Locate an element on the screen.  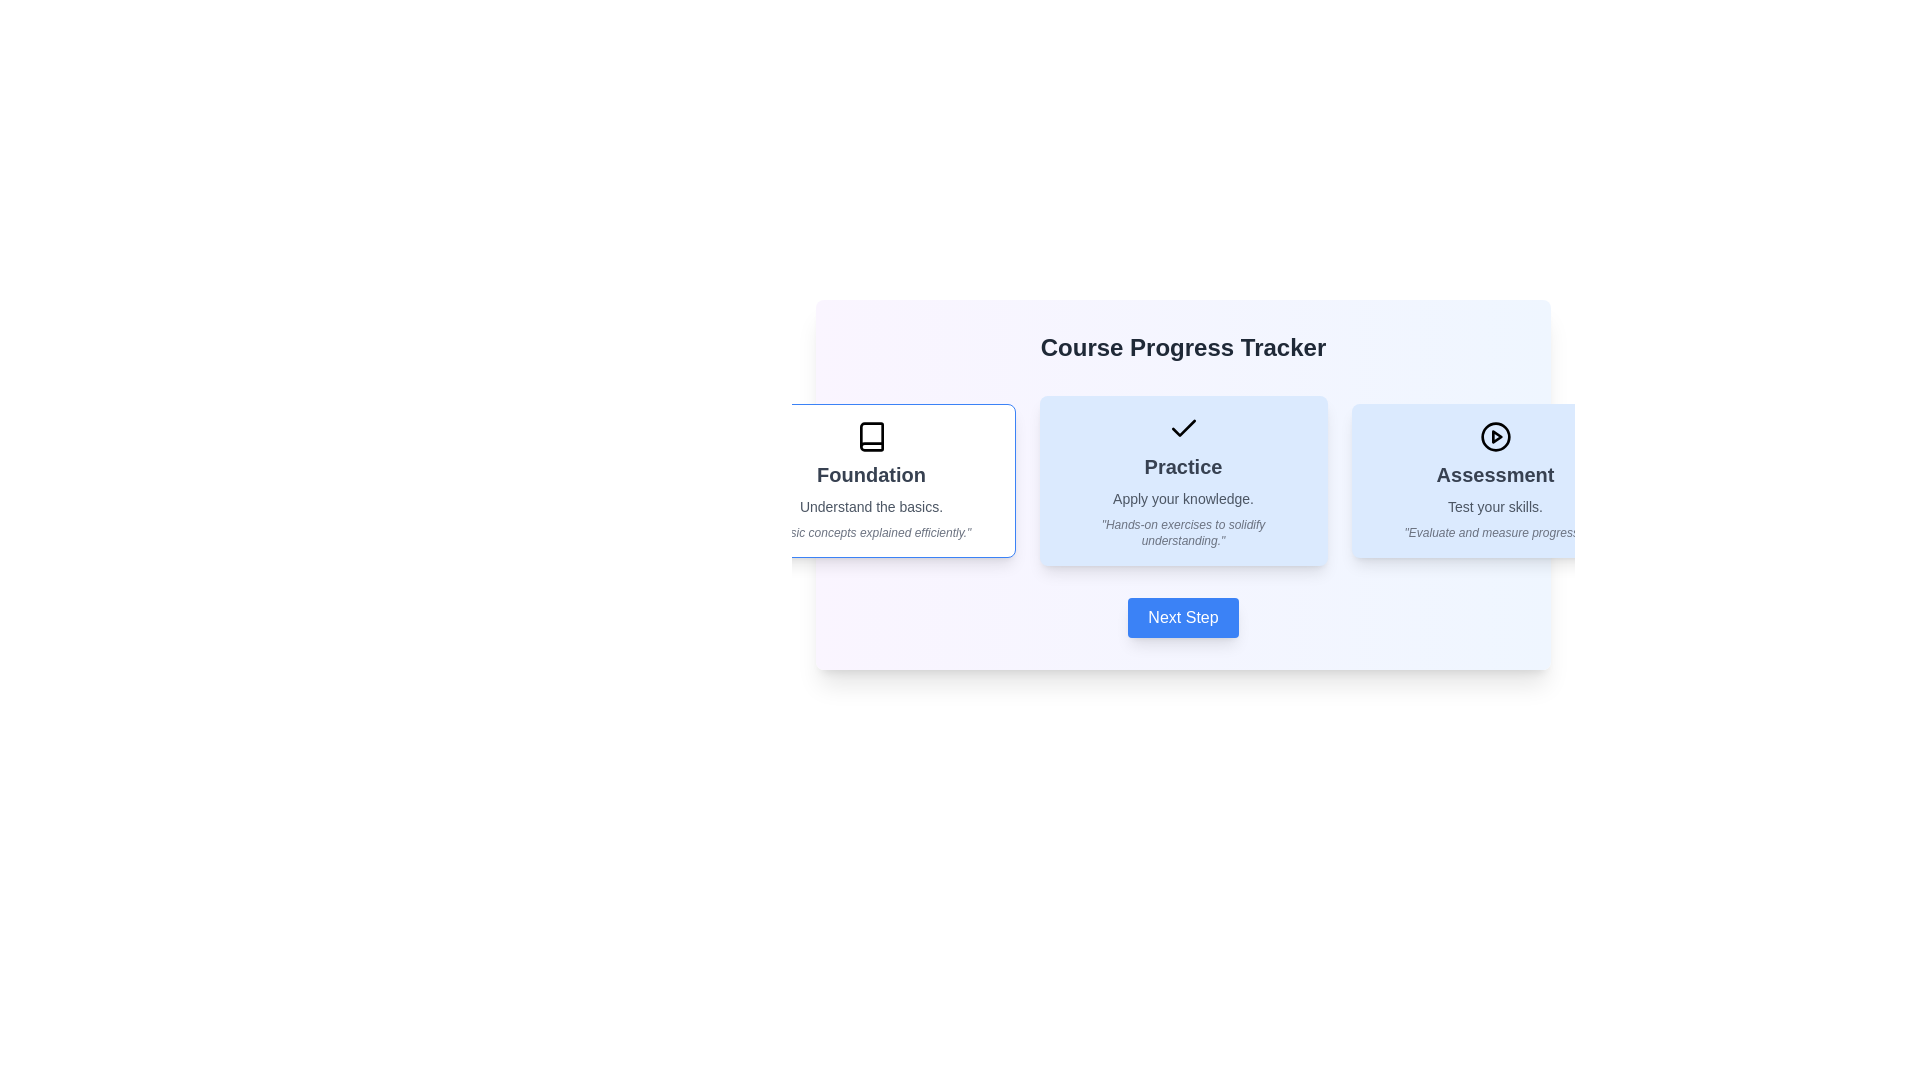
the additional commentary text located at the bottom of the 'Assessment' card, directly below the 'Test your skills.' description is located at coordinates (1495, 531).